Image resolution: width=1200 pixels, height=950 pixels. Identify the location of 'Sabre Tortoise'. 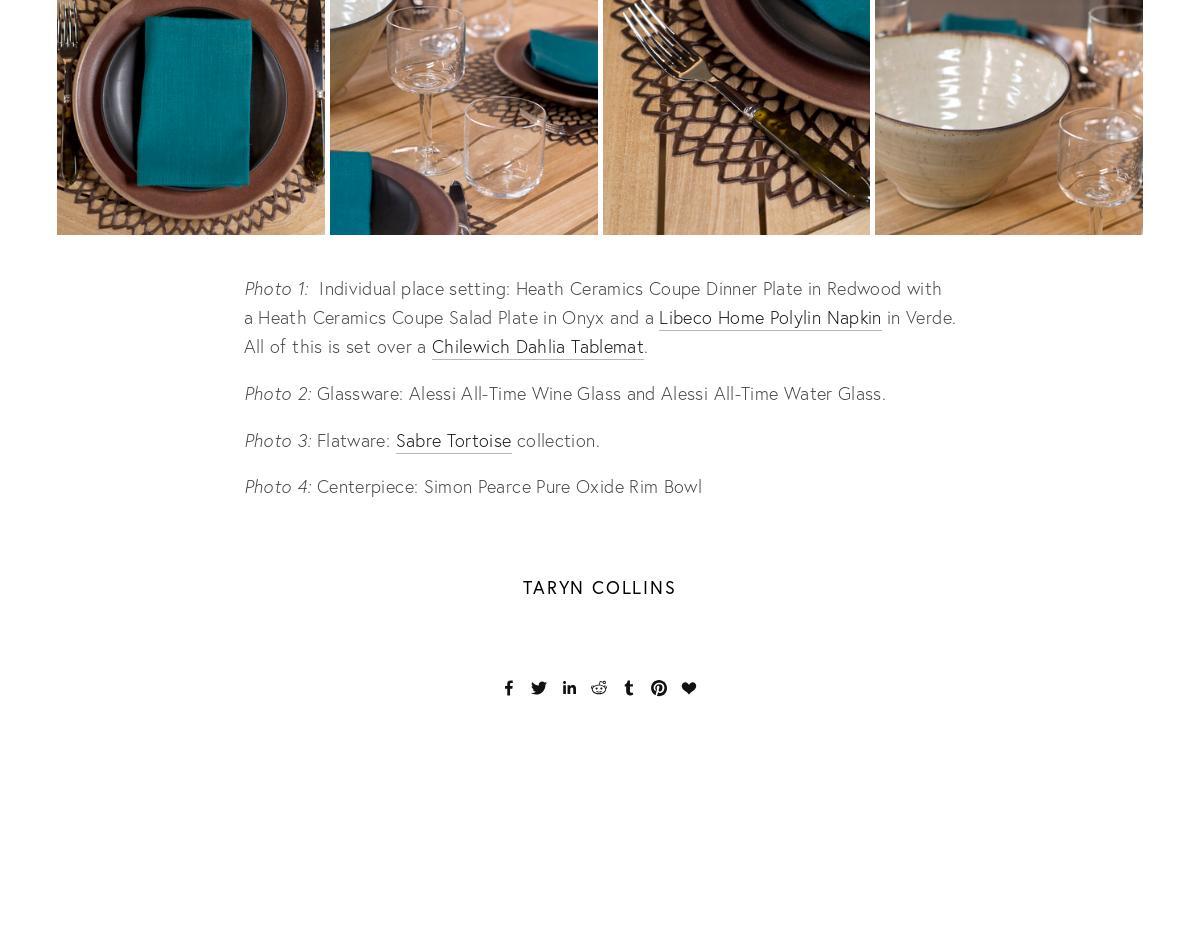
(452, 437).